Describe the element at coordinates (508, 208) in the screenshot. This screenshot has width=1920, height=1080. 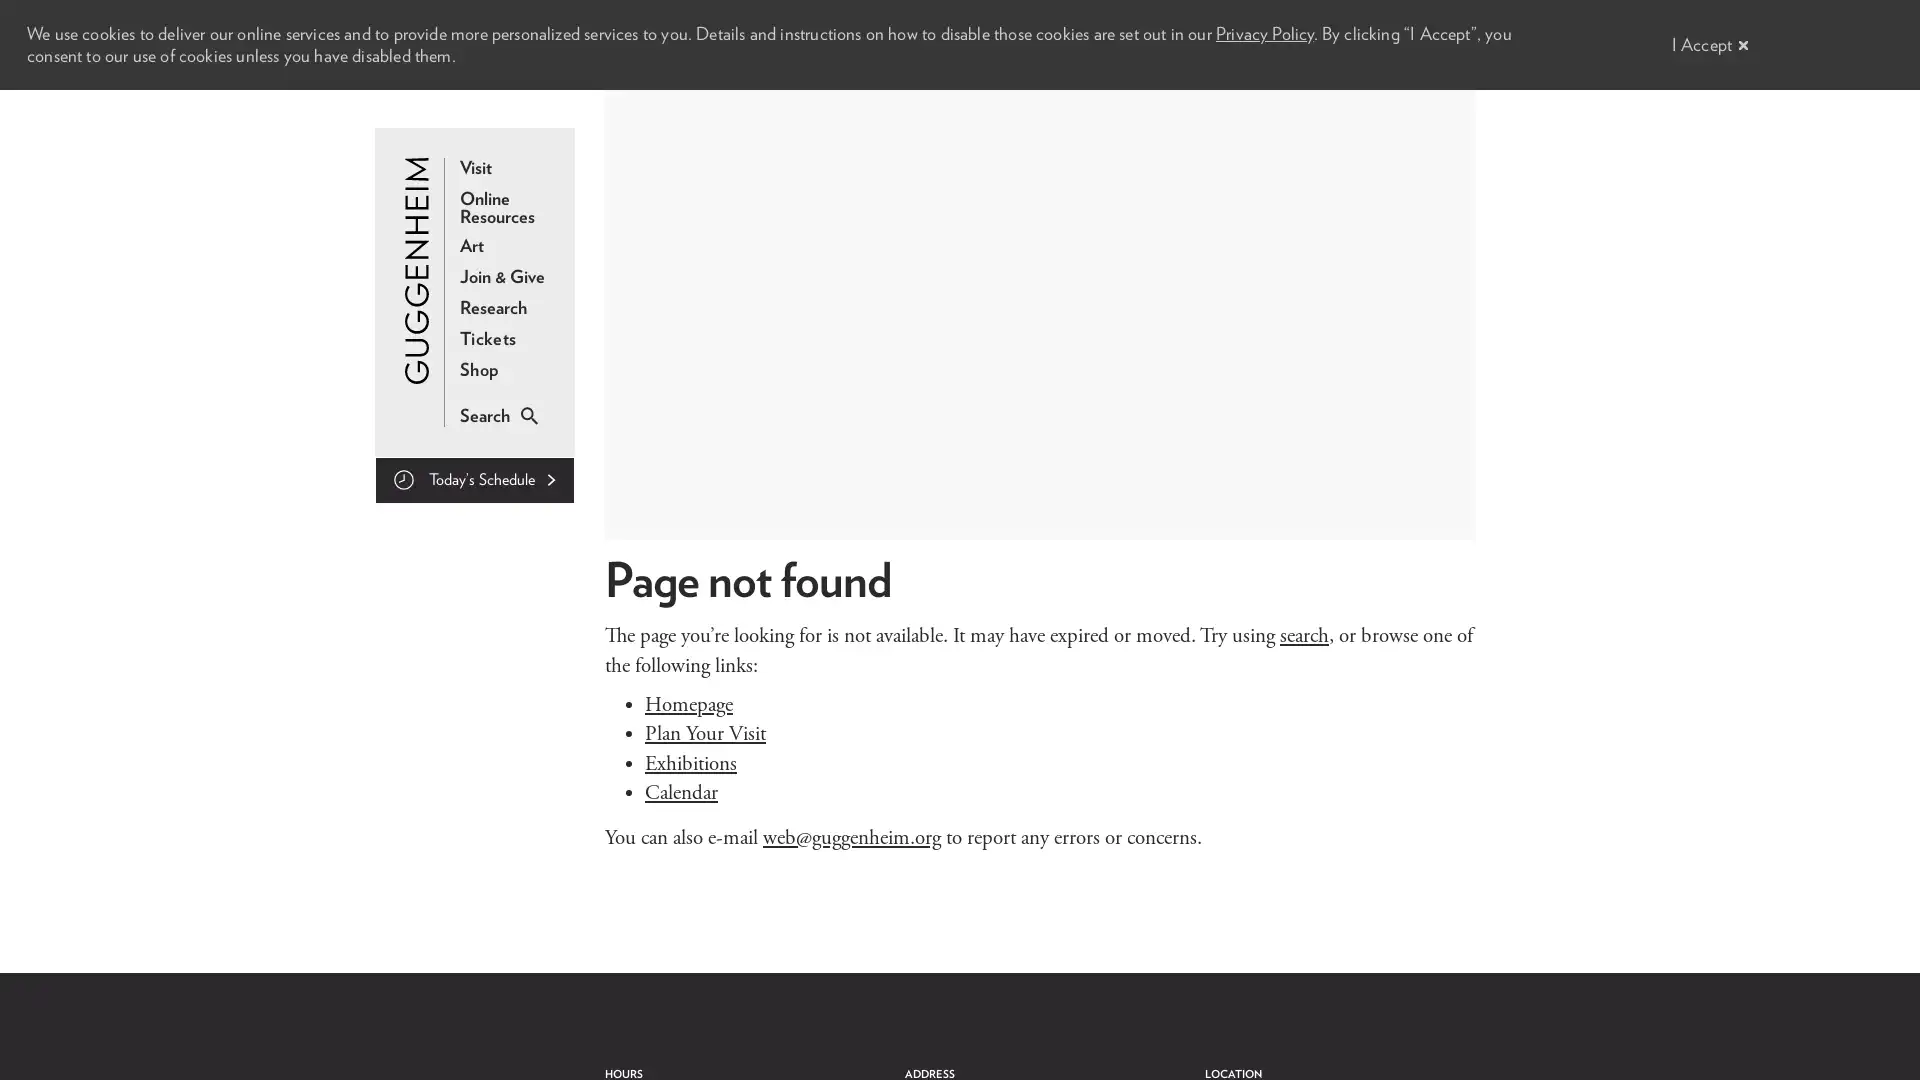
I see `Launch Online Resources Submenu Modal` at that location.